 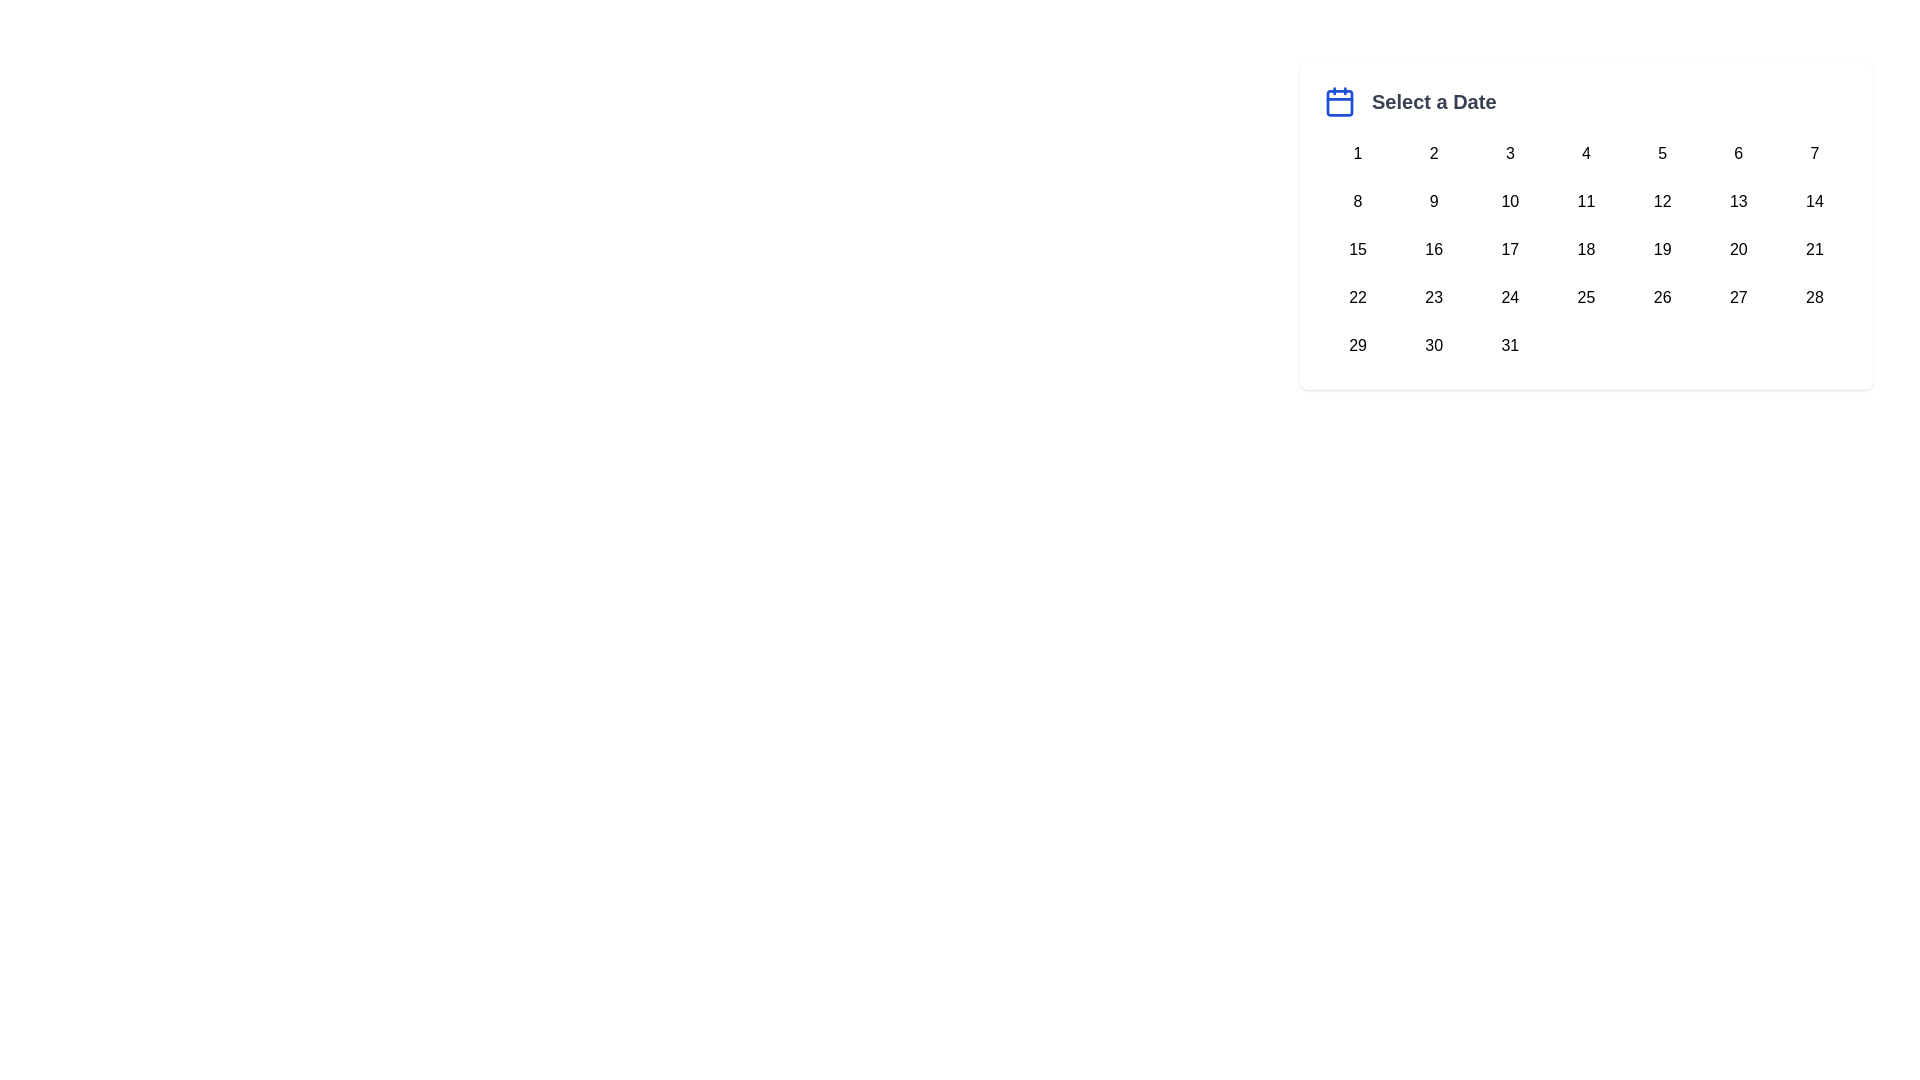 What do you see at coordinates (1433, 345) in the screenshot?
I see `the rounded rectangular button labeled '30' to change its background color to light blue` at bounding box center [1433, 345].